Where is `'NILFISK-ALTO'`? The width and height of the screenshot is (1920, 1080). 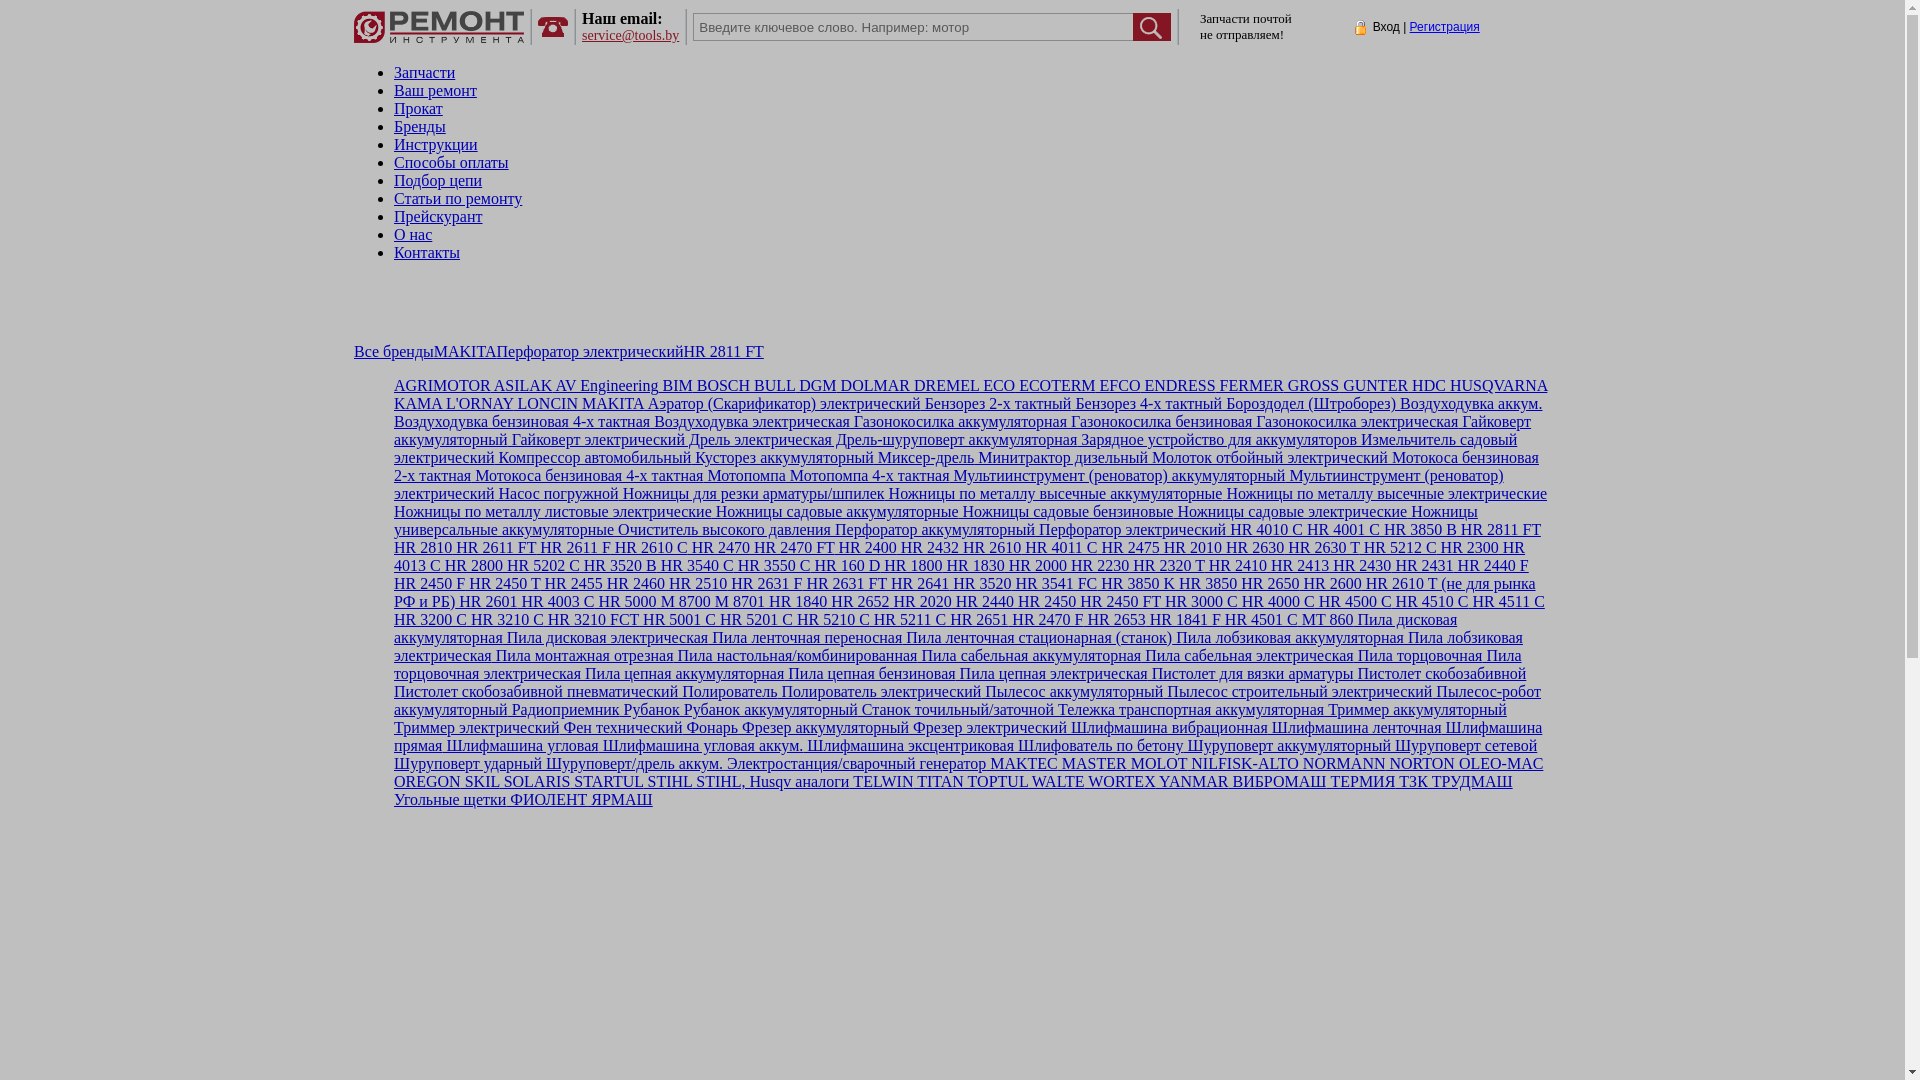 'NILFISK-ALTO' is located at coordinates (1242, 763).